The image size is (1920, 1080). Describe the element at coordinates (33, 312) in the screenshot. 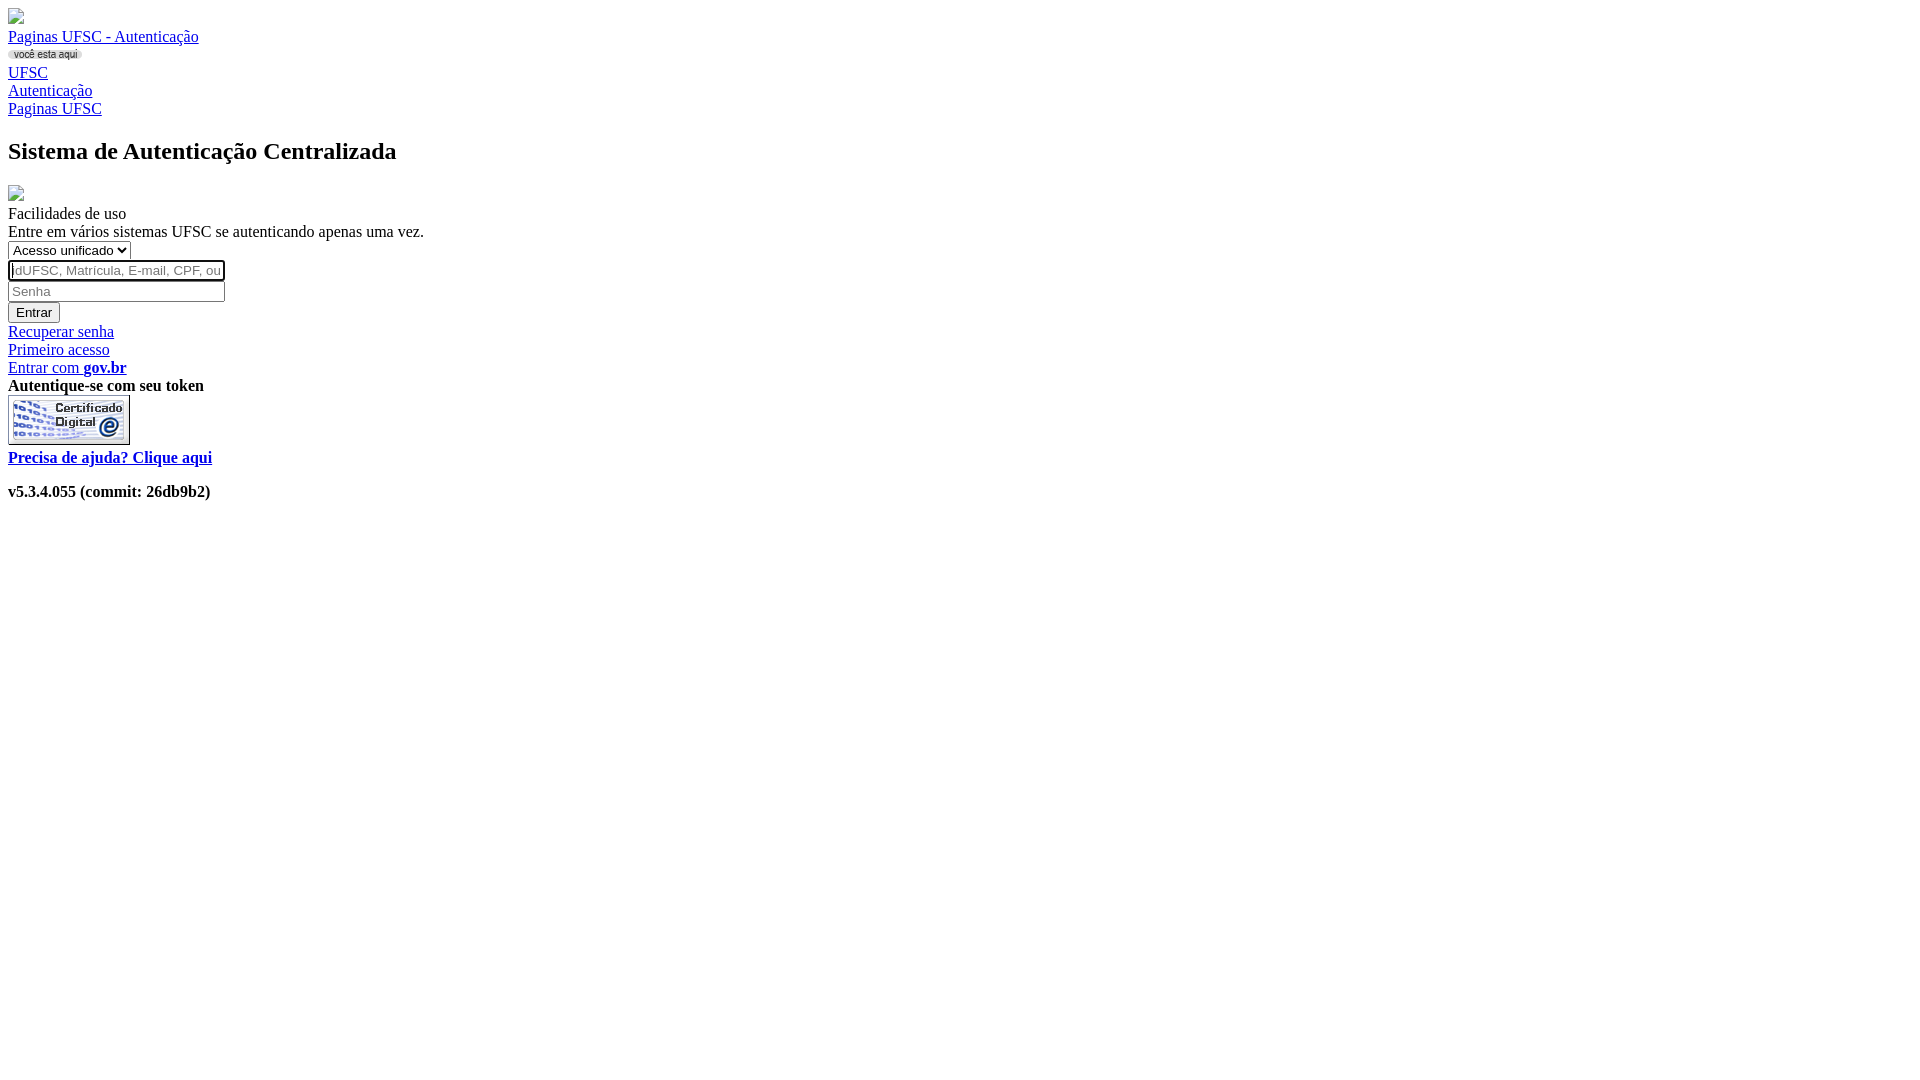

I see `'Entrar'` at that location.